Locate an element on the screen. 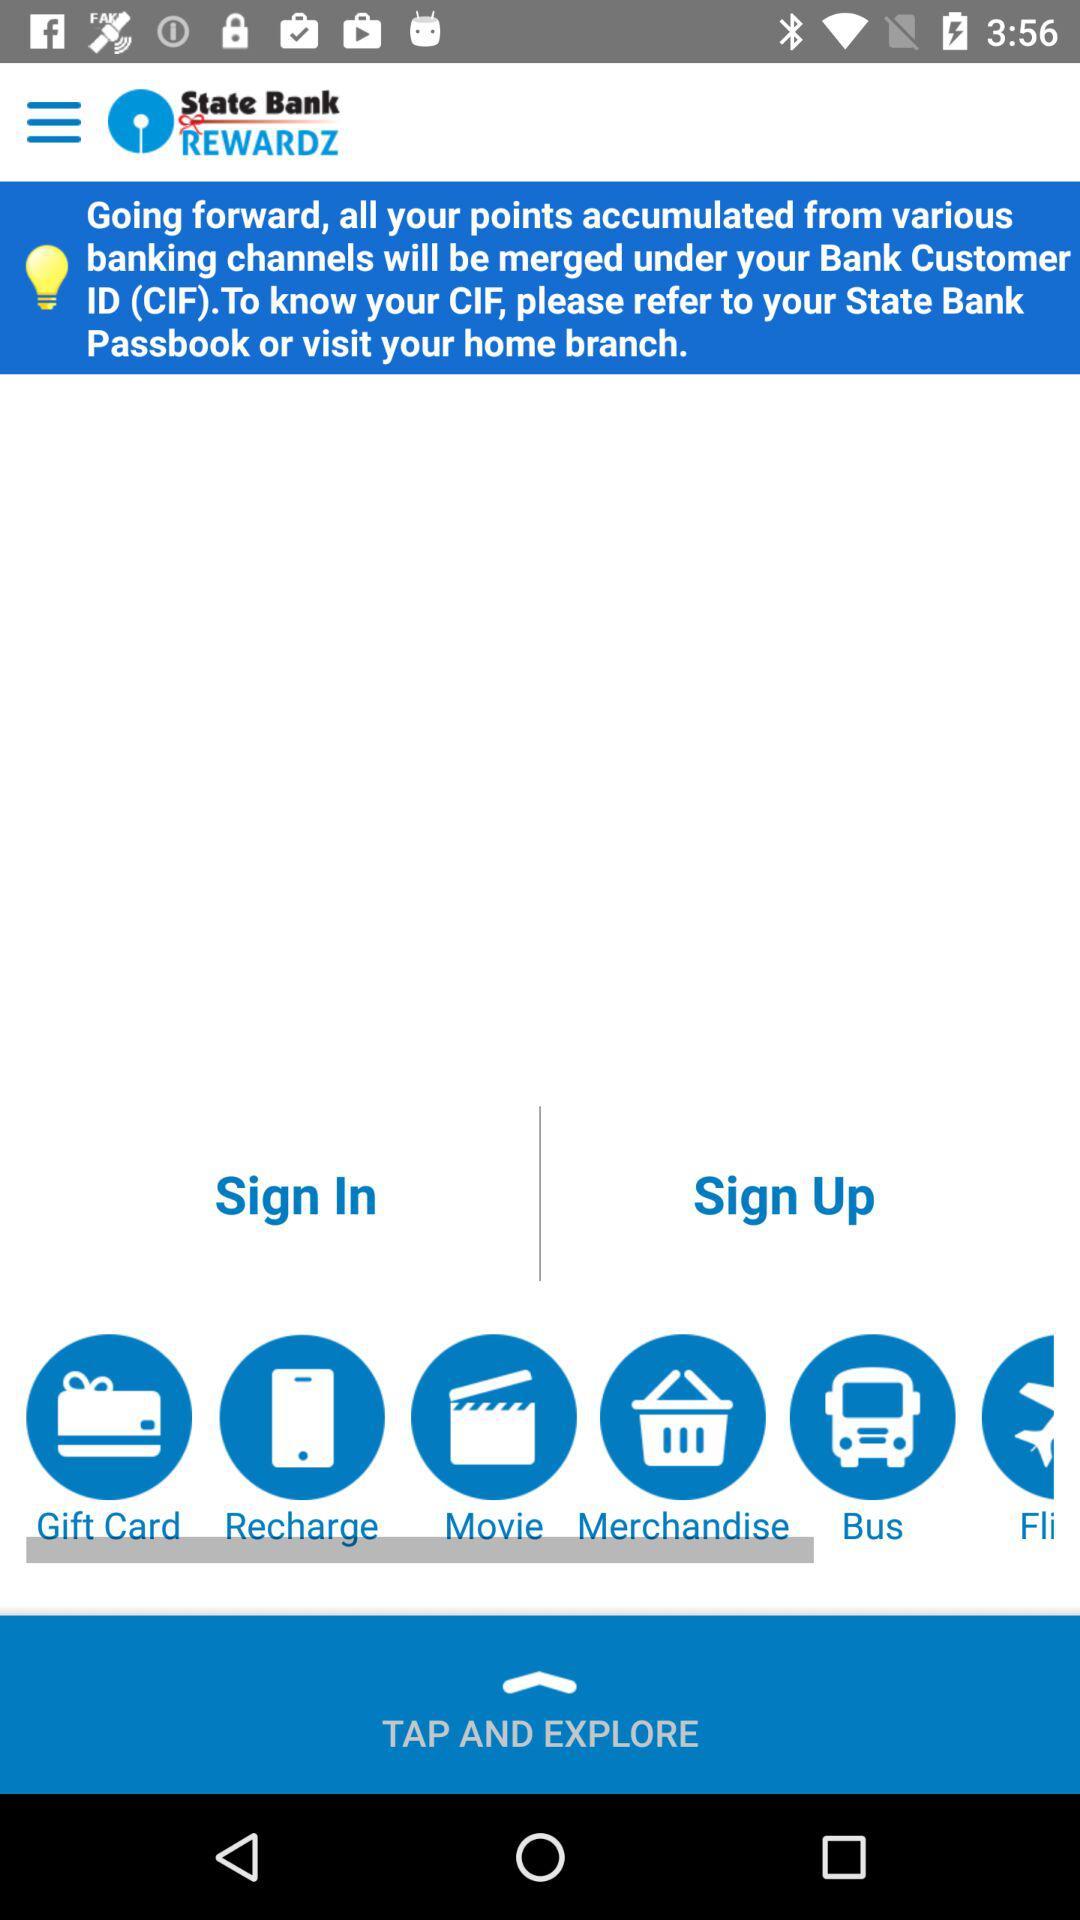 The height and width of the screenshot is (1920, 1080). item below sign up is located at coordinates (682, 1441).